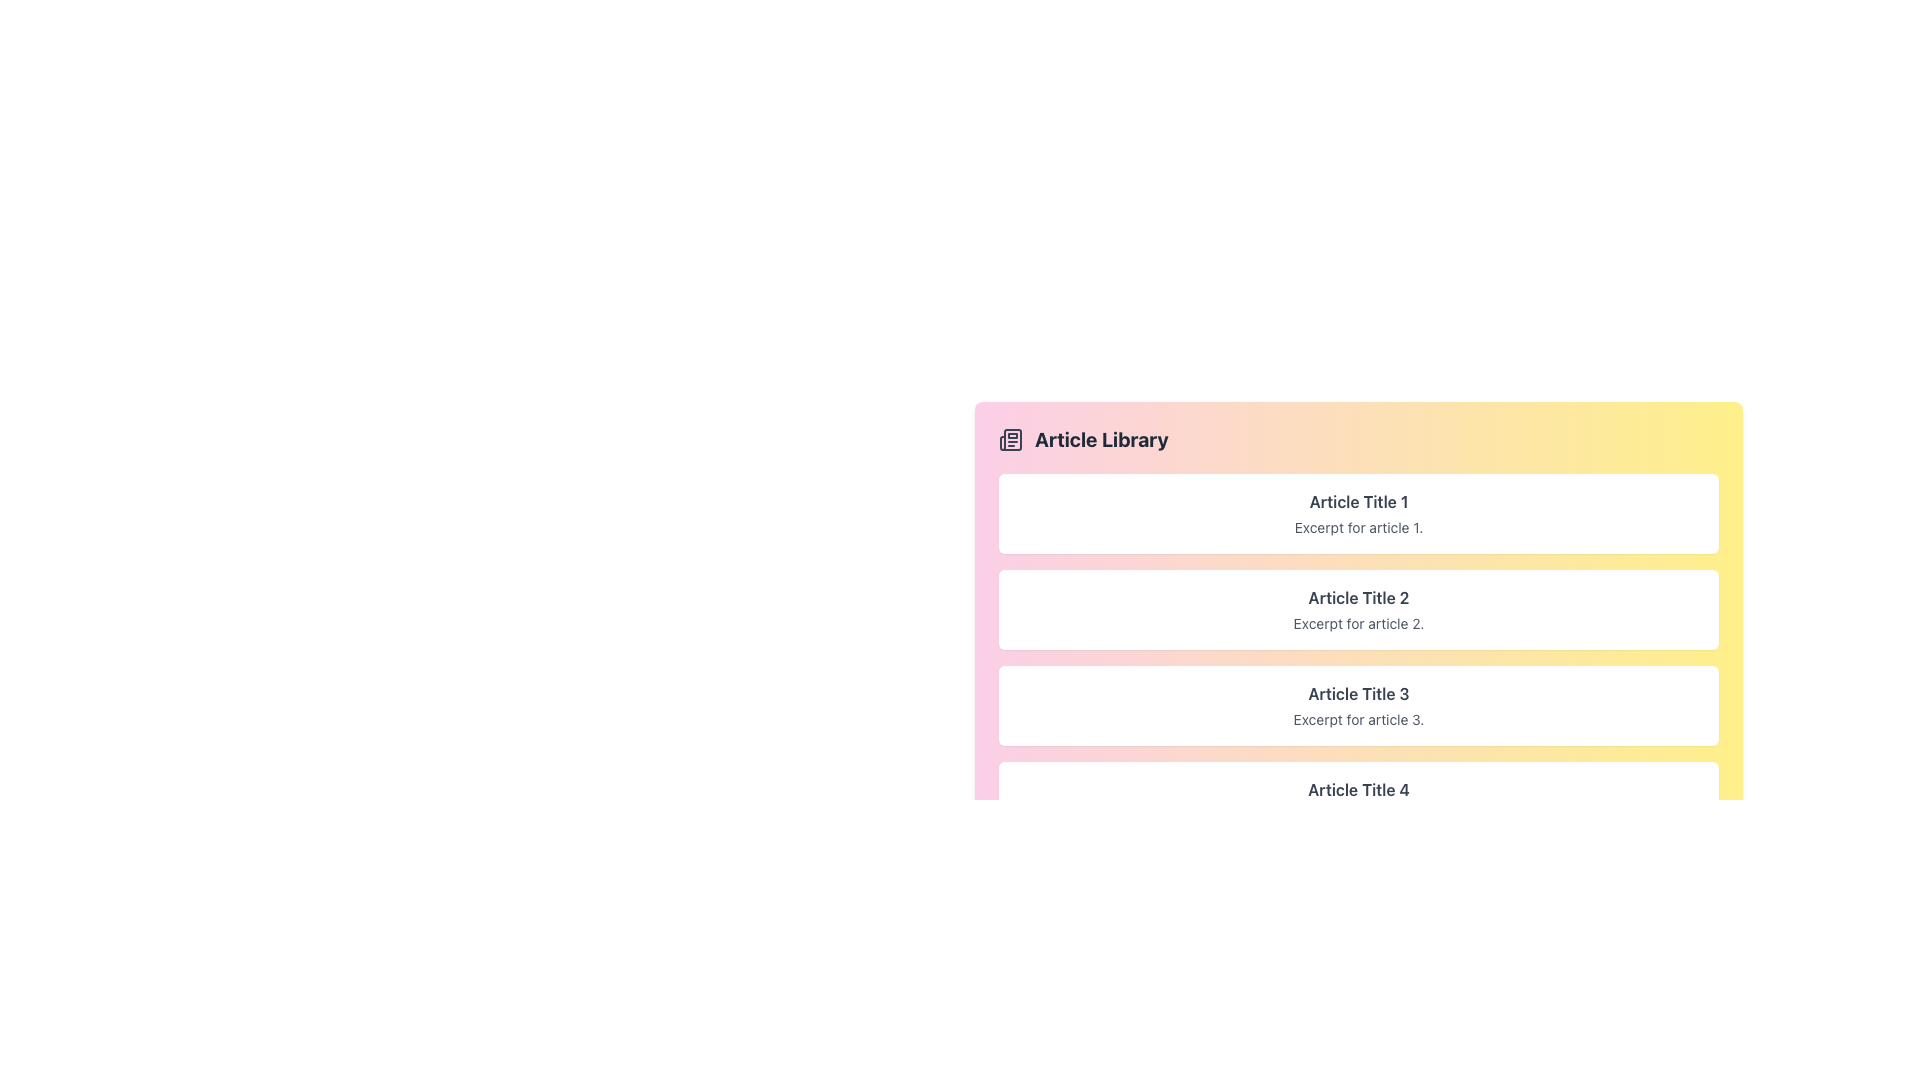 The height and width of the screenshot is (1080, 1920). What do you see at coordinates (1358, 693) in the screenshot?
I see `the bold, dark gray heading displaying 'Article Title 3' within the white rounded box in the third article preview card` at bounding box center [1358, 693].